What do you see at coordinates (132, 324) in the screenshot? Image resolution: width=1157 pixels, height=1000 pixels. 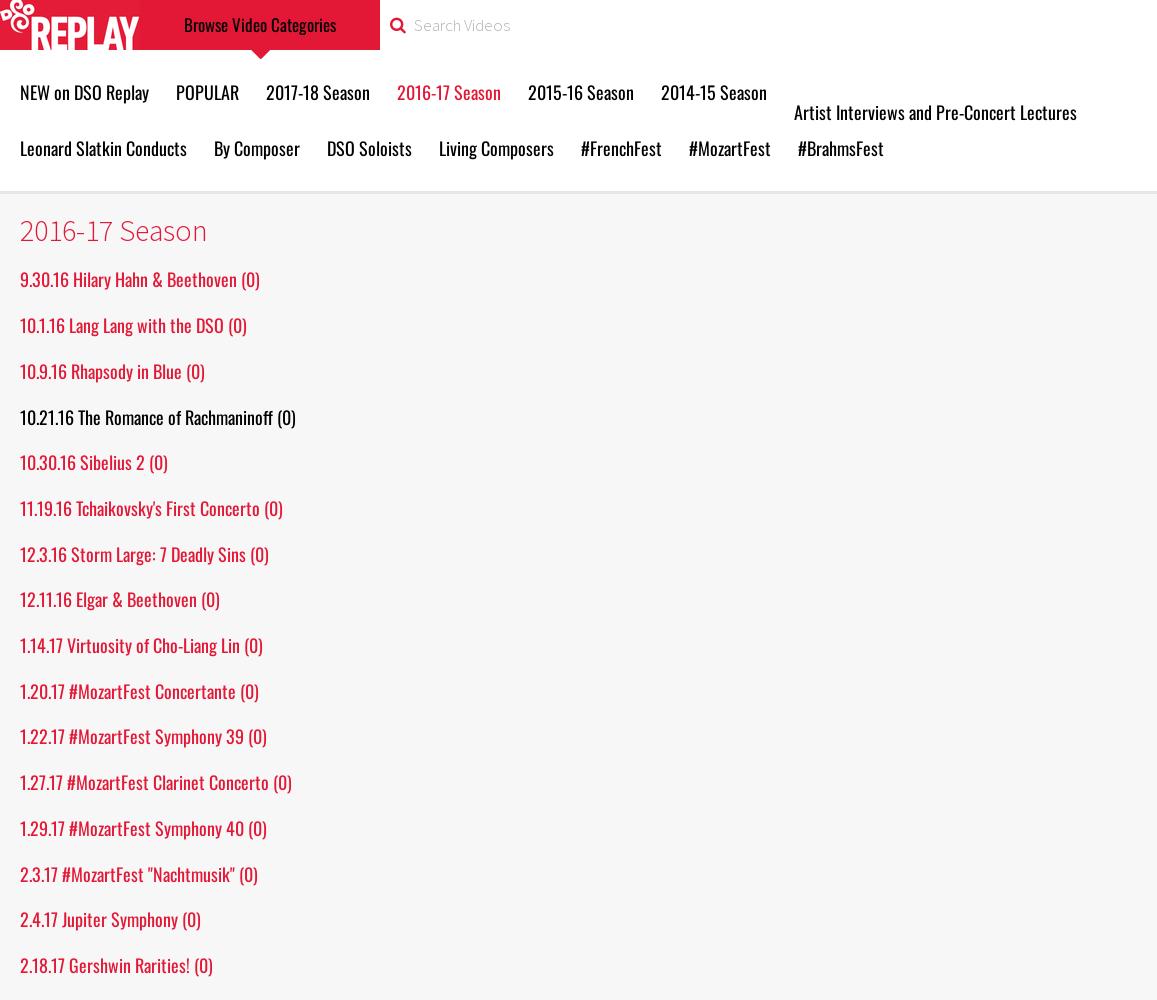 I see `'10.1.16 Lang Lang with the DSO (0)'` at bounding box center [132, 324].